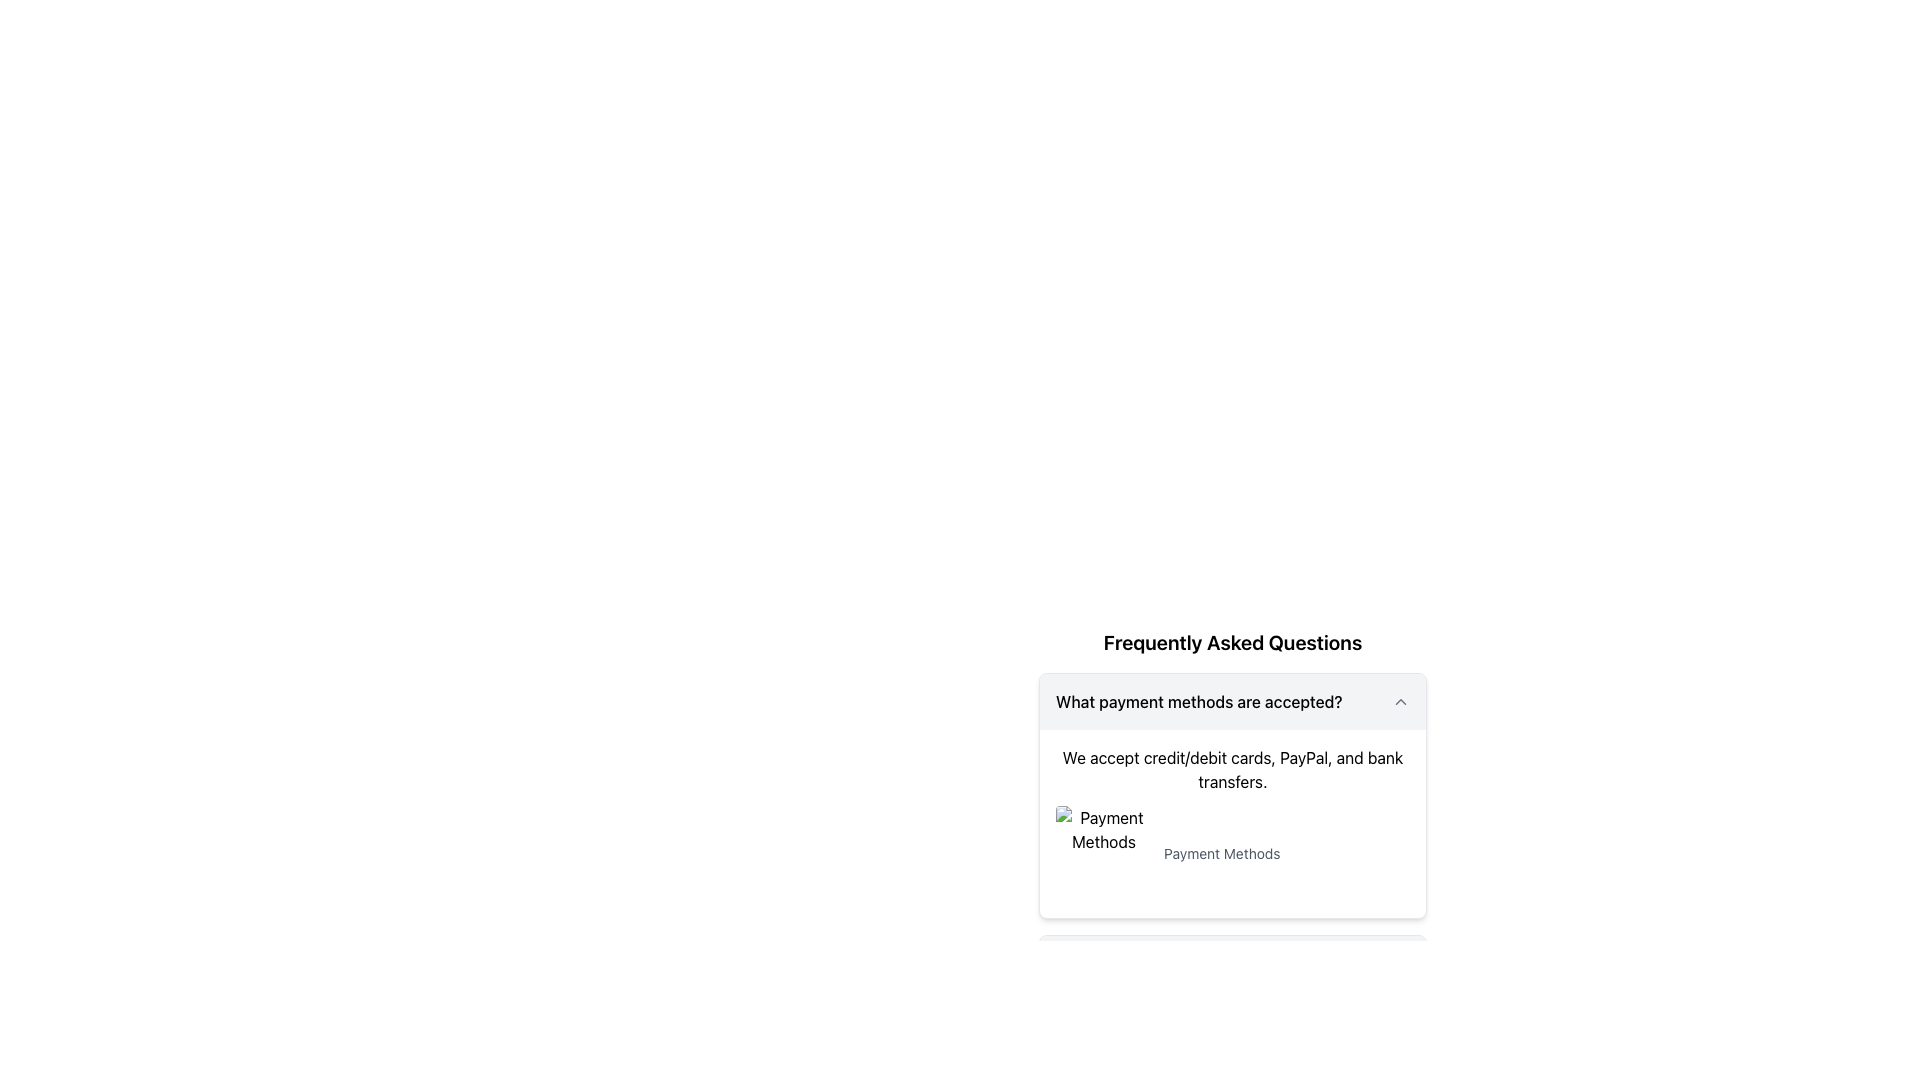 The image size is (1920, 1080). I want to click on the Informational Component that describes accepted payment methods, located below the heading 'What payment methods are accepted?', so click(1232, 824).